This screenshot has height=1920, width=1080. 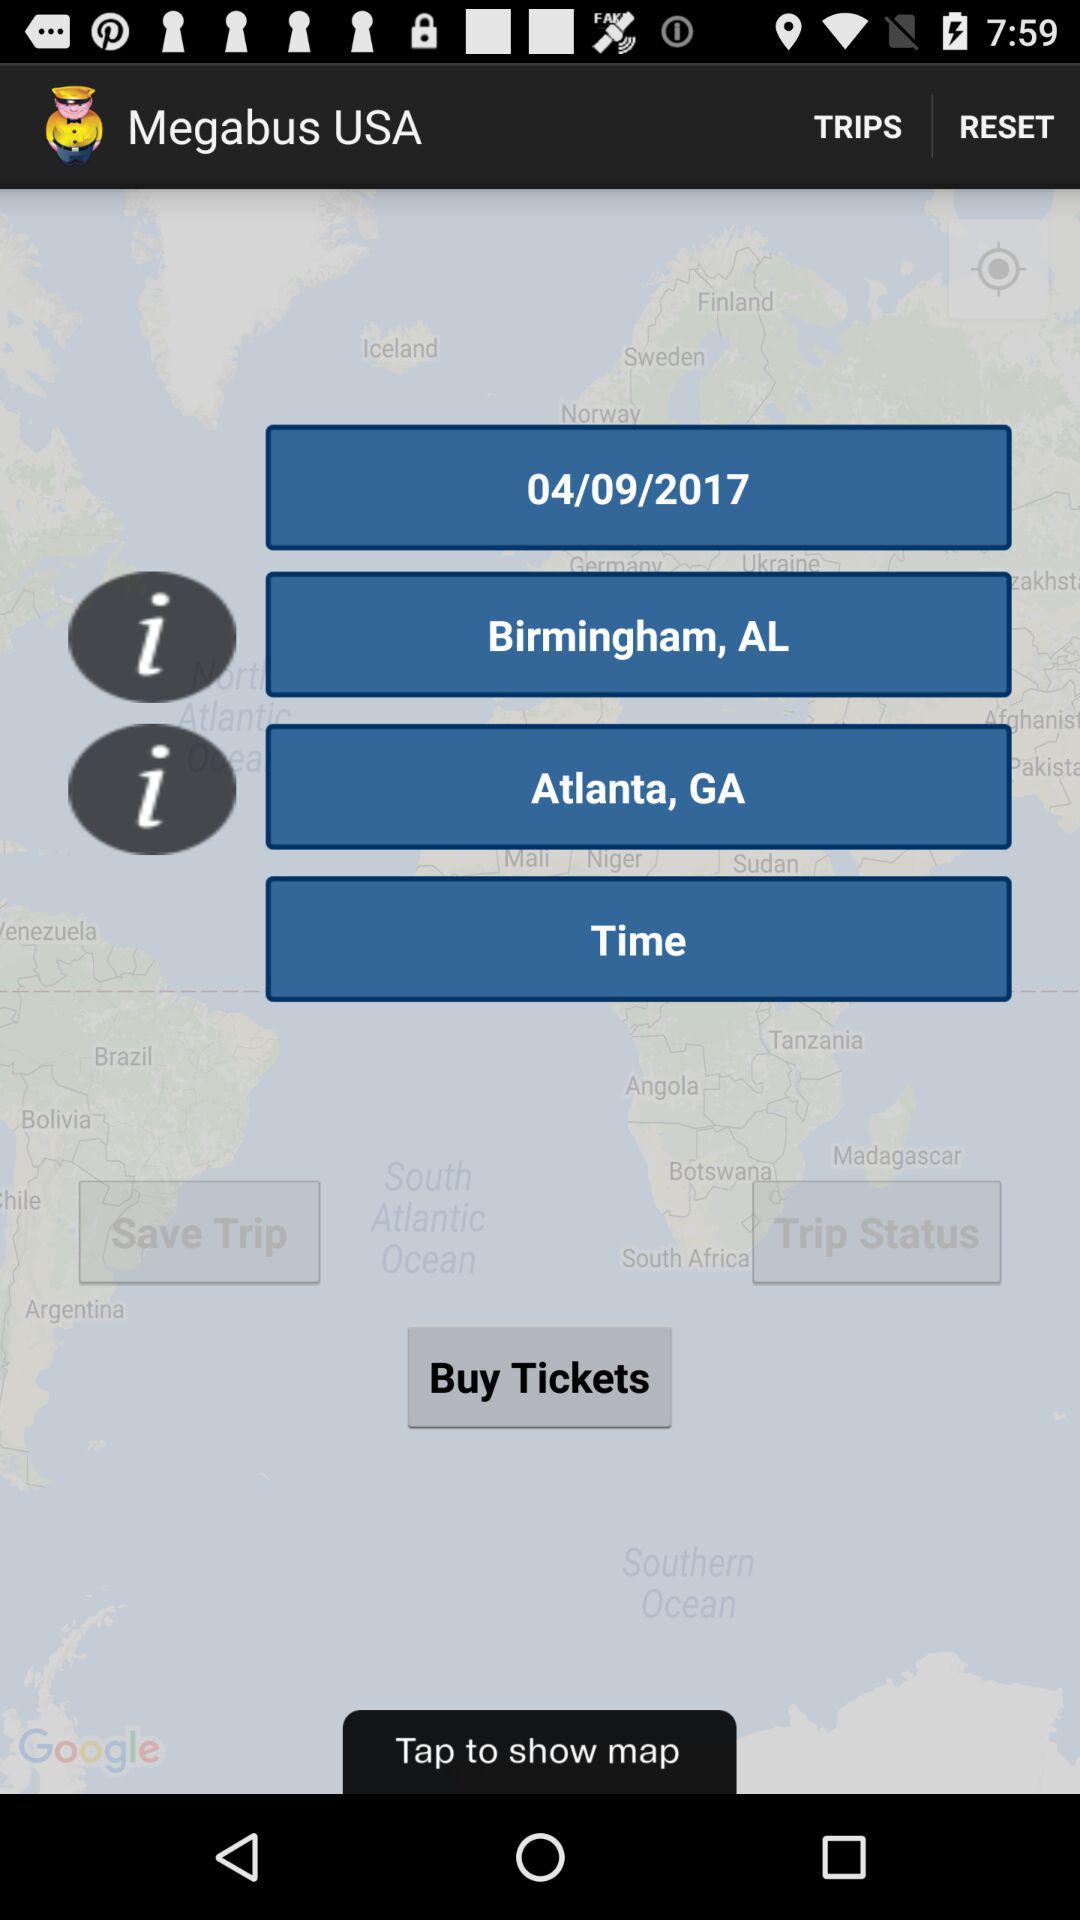 I want to click on button next to the birmingham, al item, so click(x=151, y=636).